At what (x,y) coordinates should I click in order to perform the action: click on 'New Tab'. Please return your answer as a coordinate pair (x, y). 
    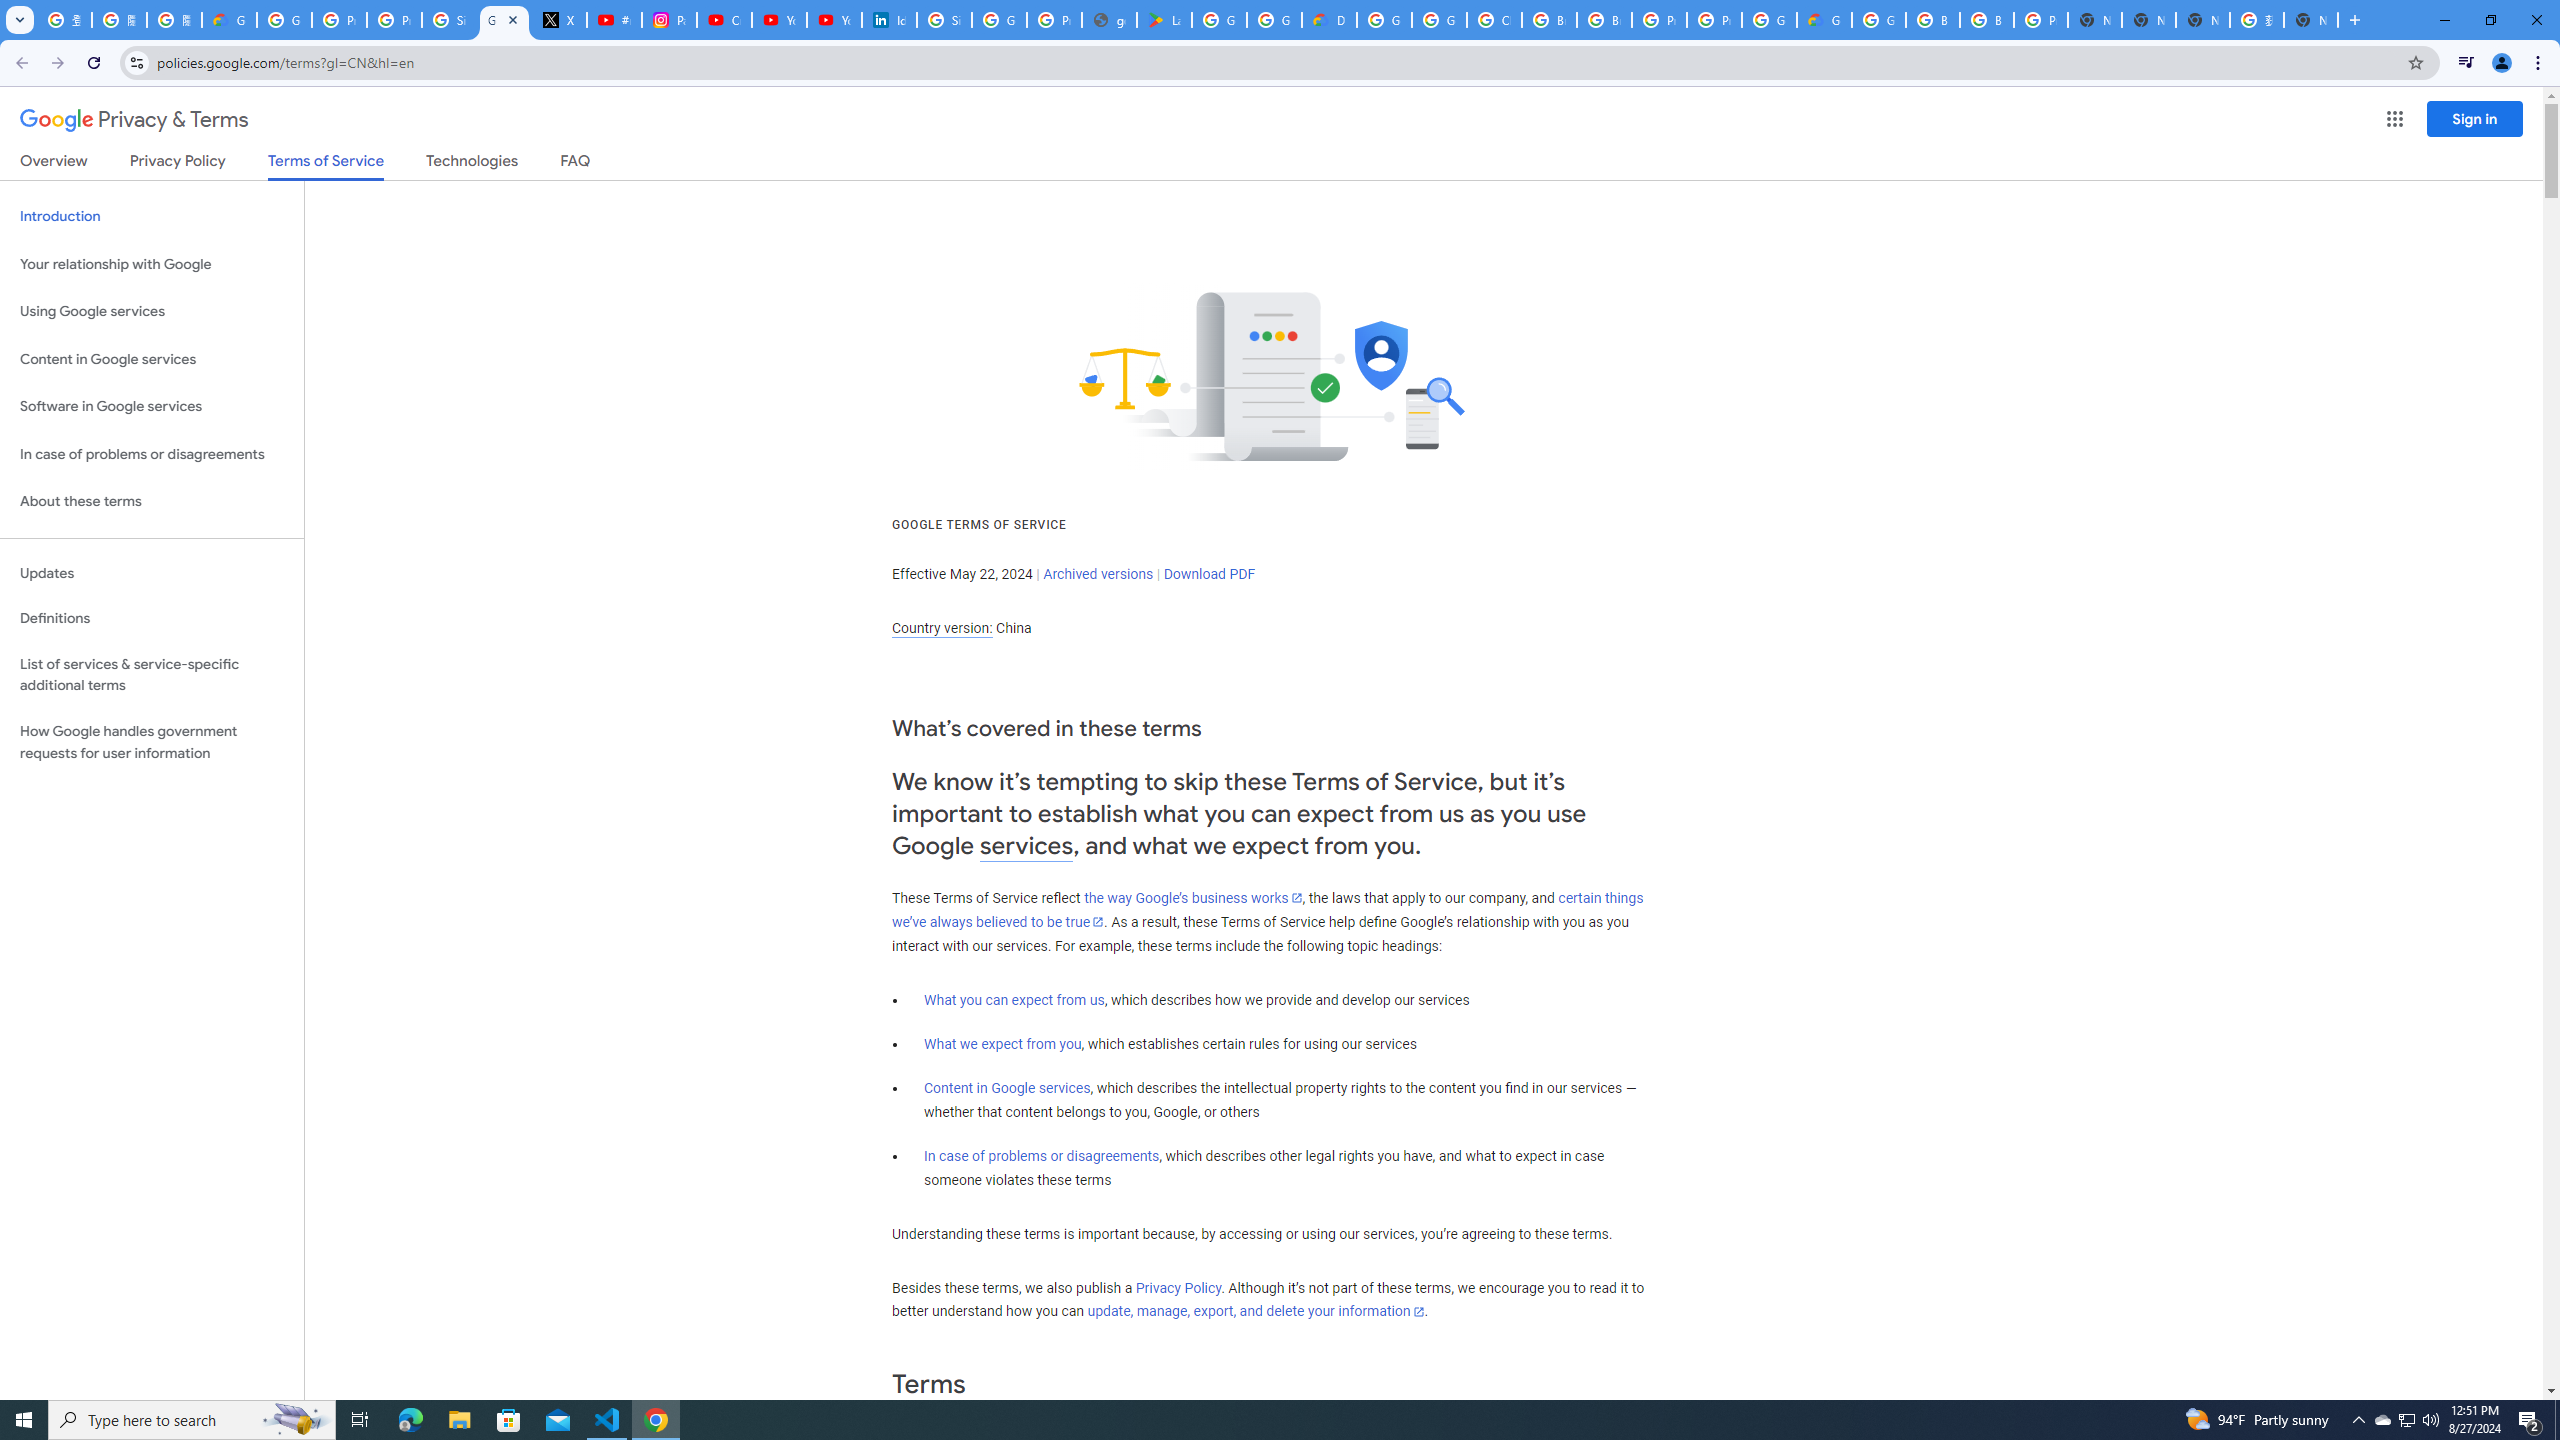
    Looking at the image, I should click on (2311, 19).